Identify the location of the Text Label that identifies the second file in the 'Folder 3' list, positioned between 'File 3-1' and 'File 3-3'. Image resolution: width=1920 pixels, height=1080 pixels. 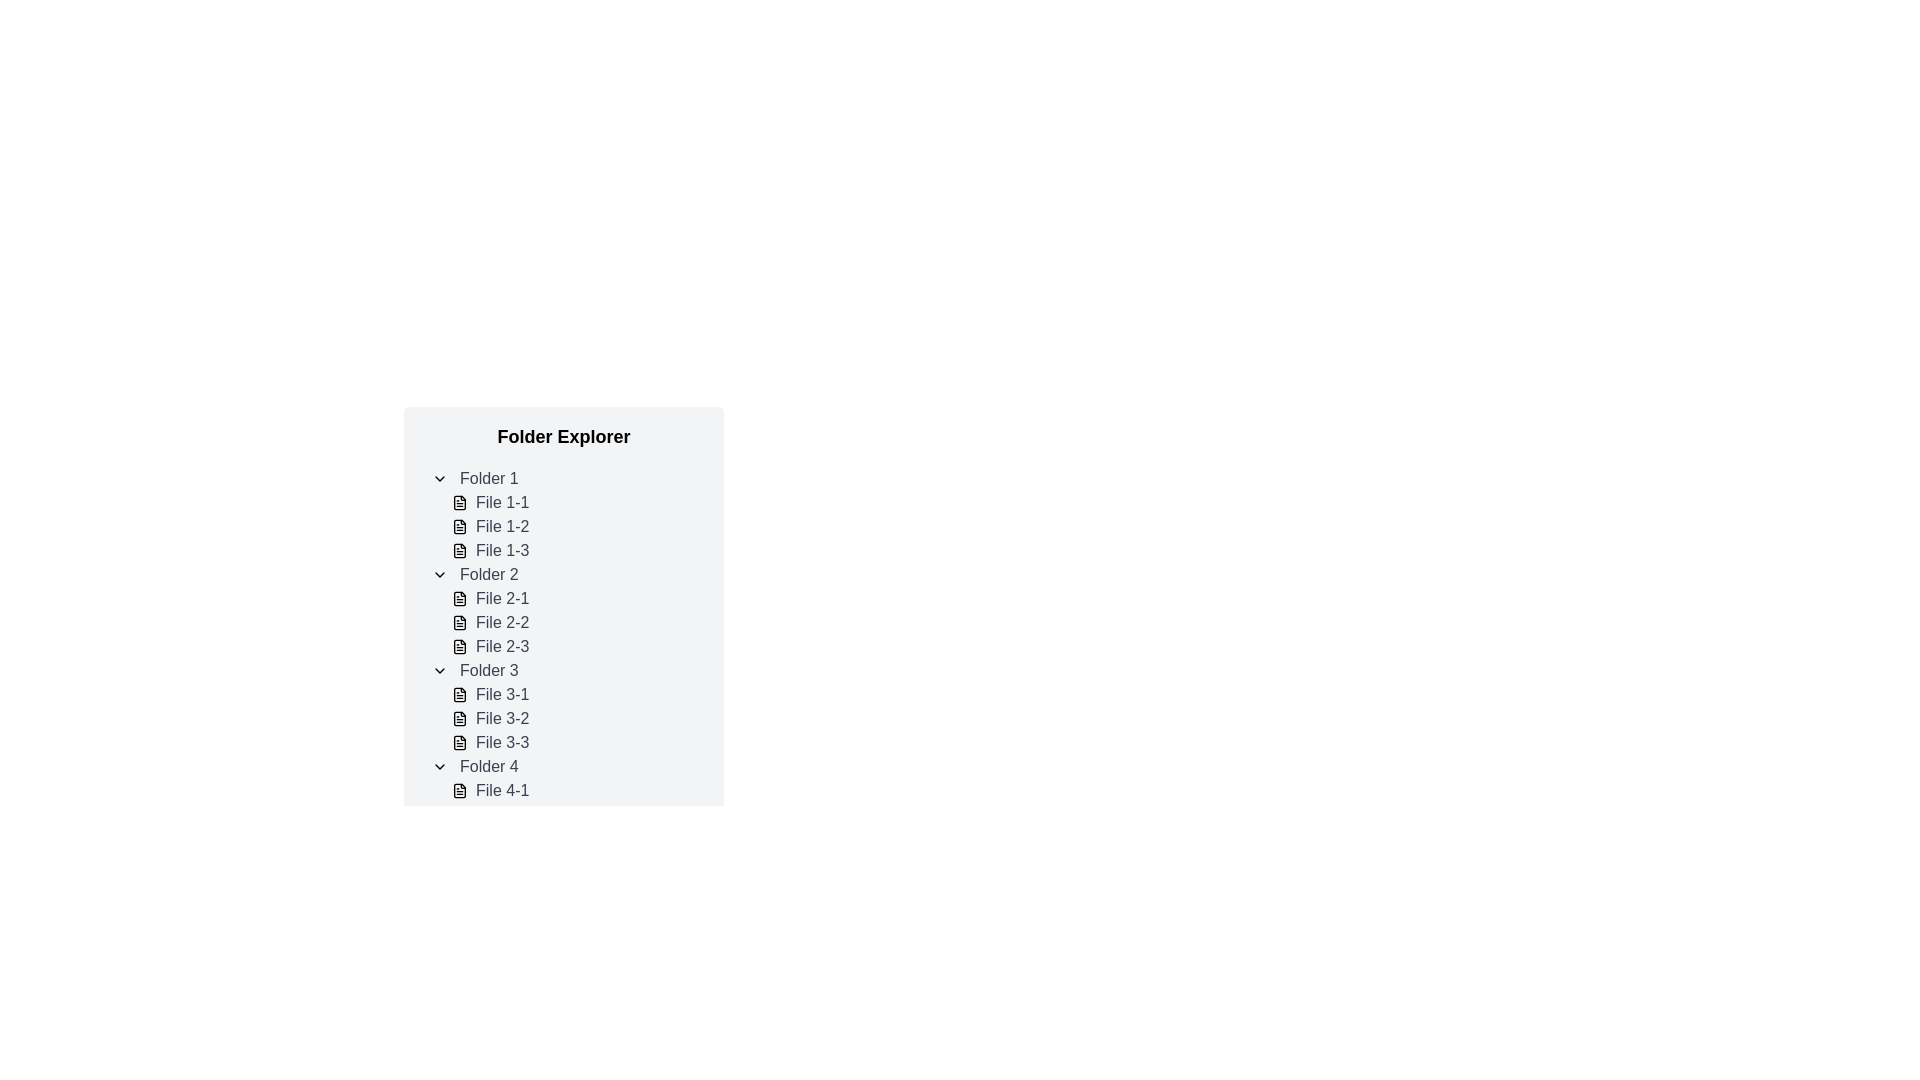
(502, 717).